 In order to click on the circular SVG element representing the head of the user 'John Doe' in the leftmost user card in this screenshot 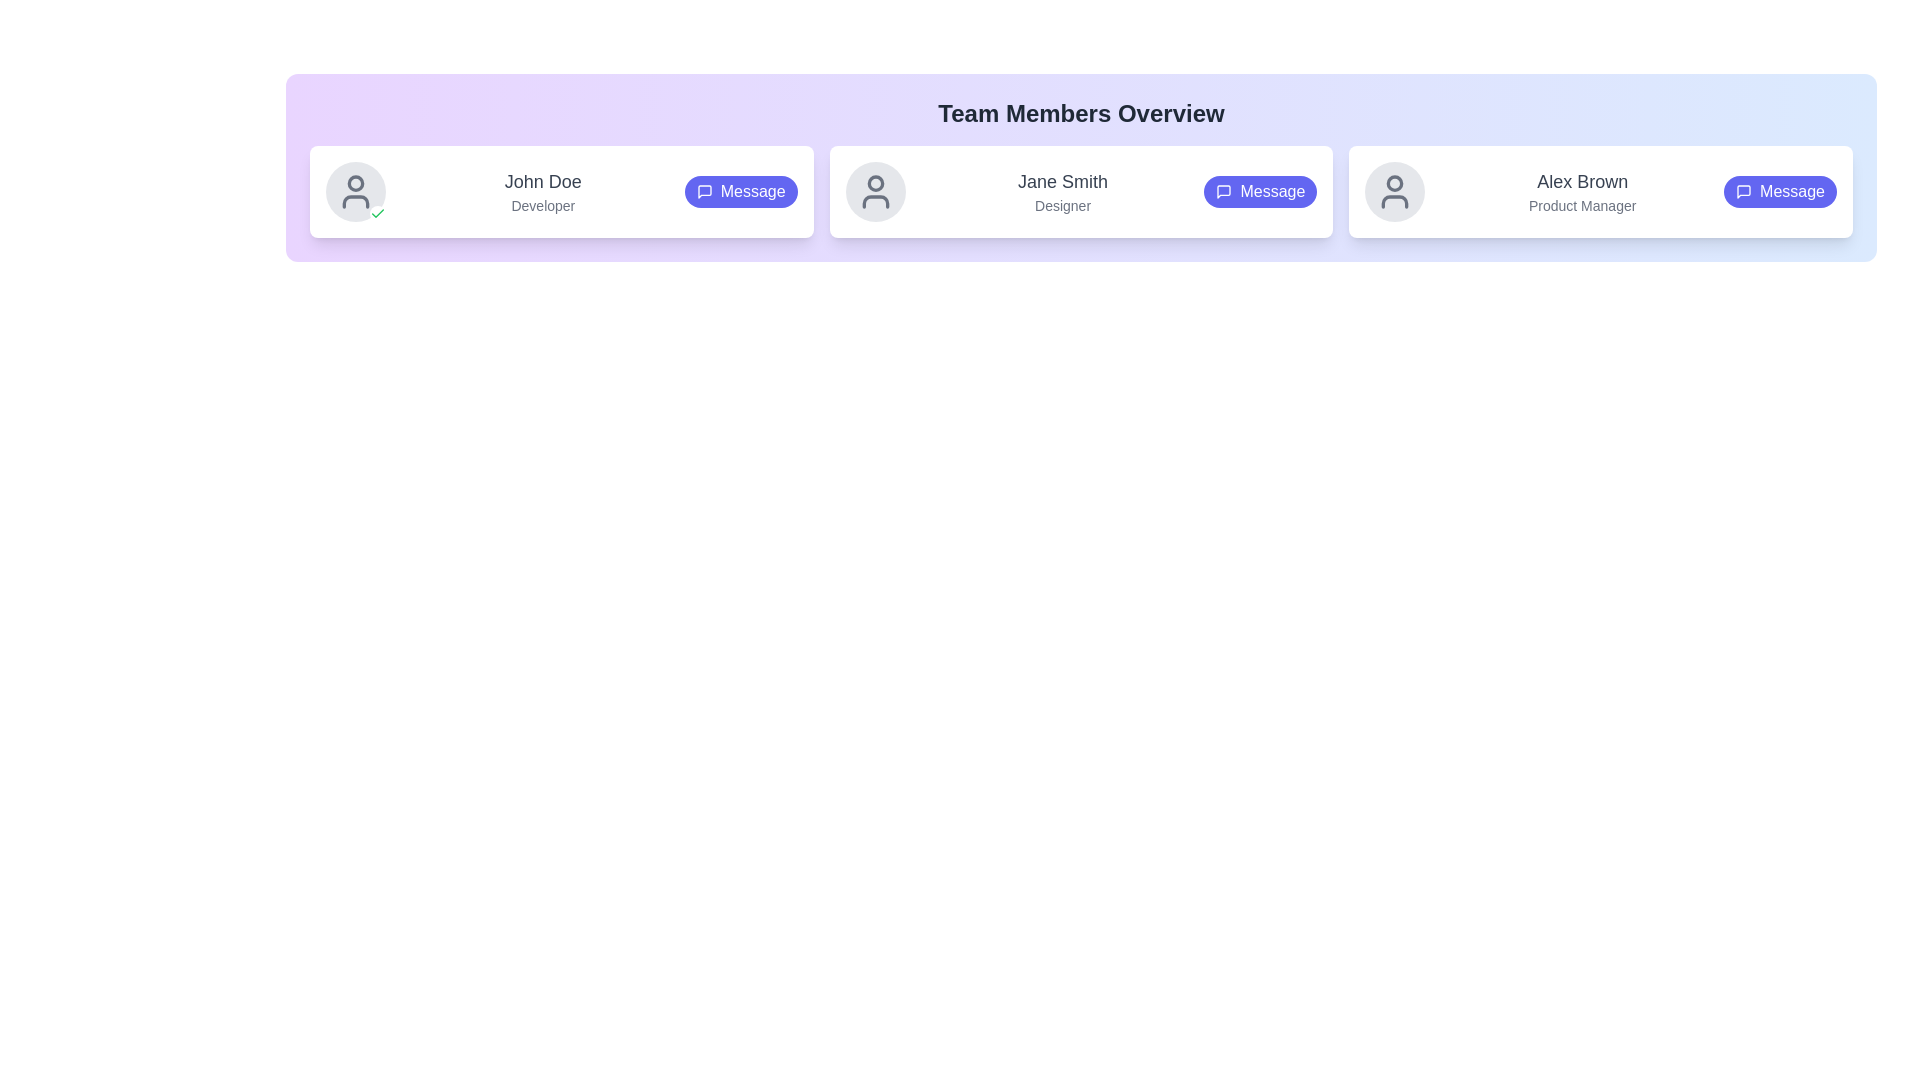, I will do `click(355, 182)`.